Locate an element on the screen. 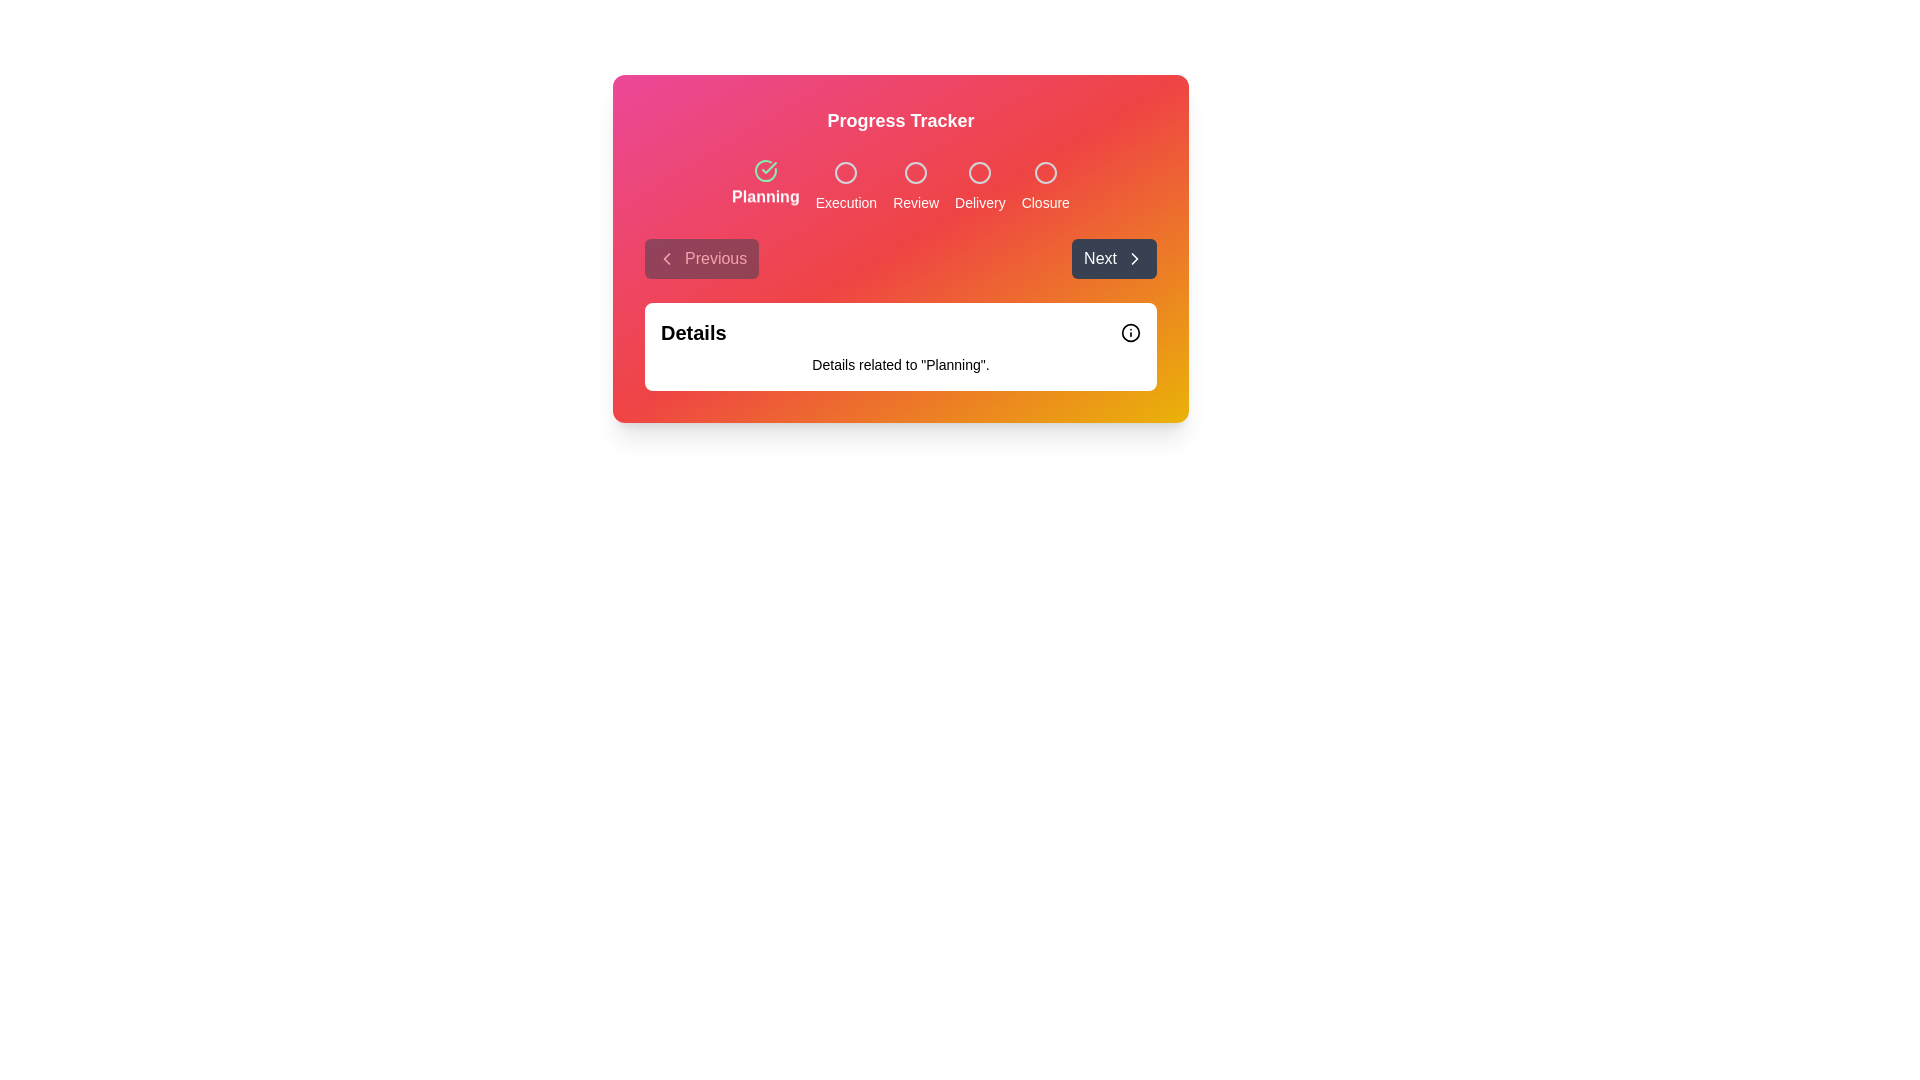  the outlined circle SVG element located to the right of the 'Details' label text in the interface section below the progress tracker is located at coordinates (1131, 331).